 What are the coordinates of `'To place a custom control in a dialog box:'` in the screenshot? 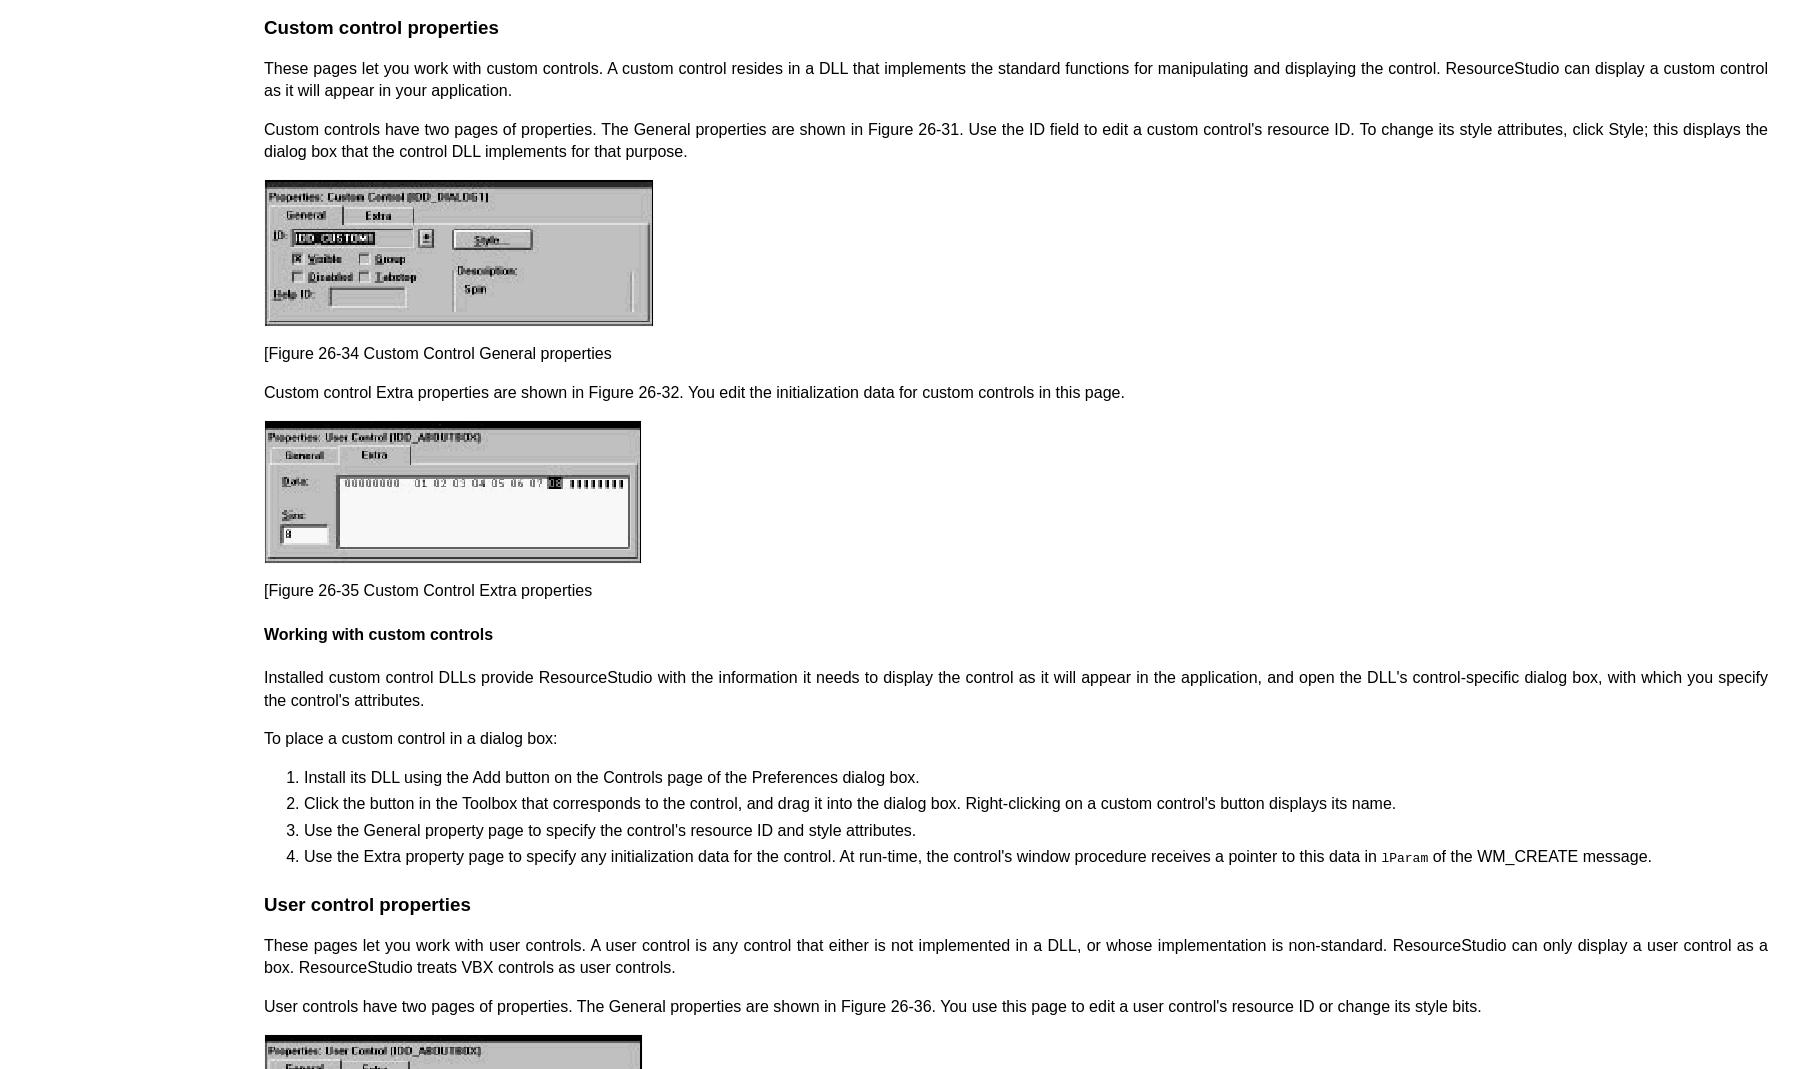 It's located at (410, 737).